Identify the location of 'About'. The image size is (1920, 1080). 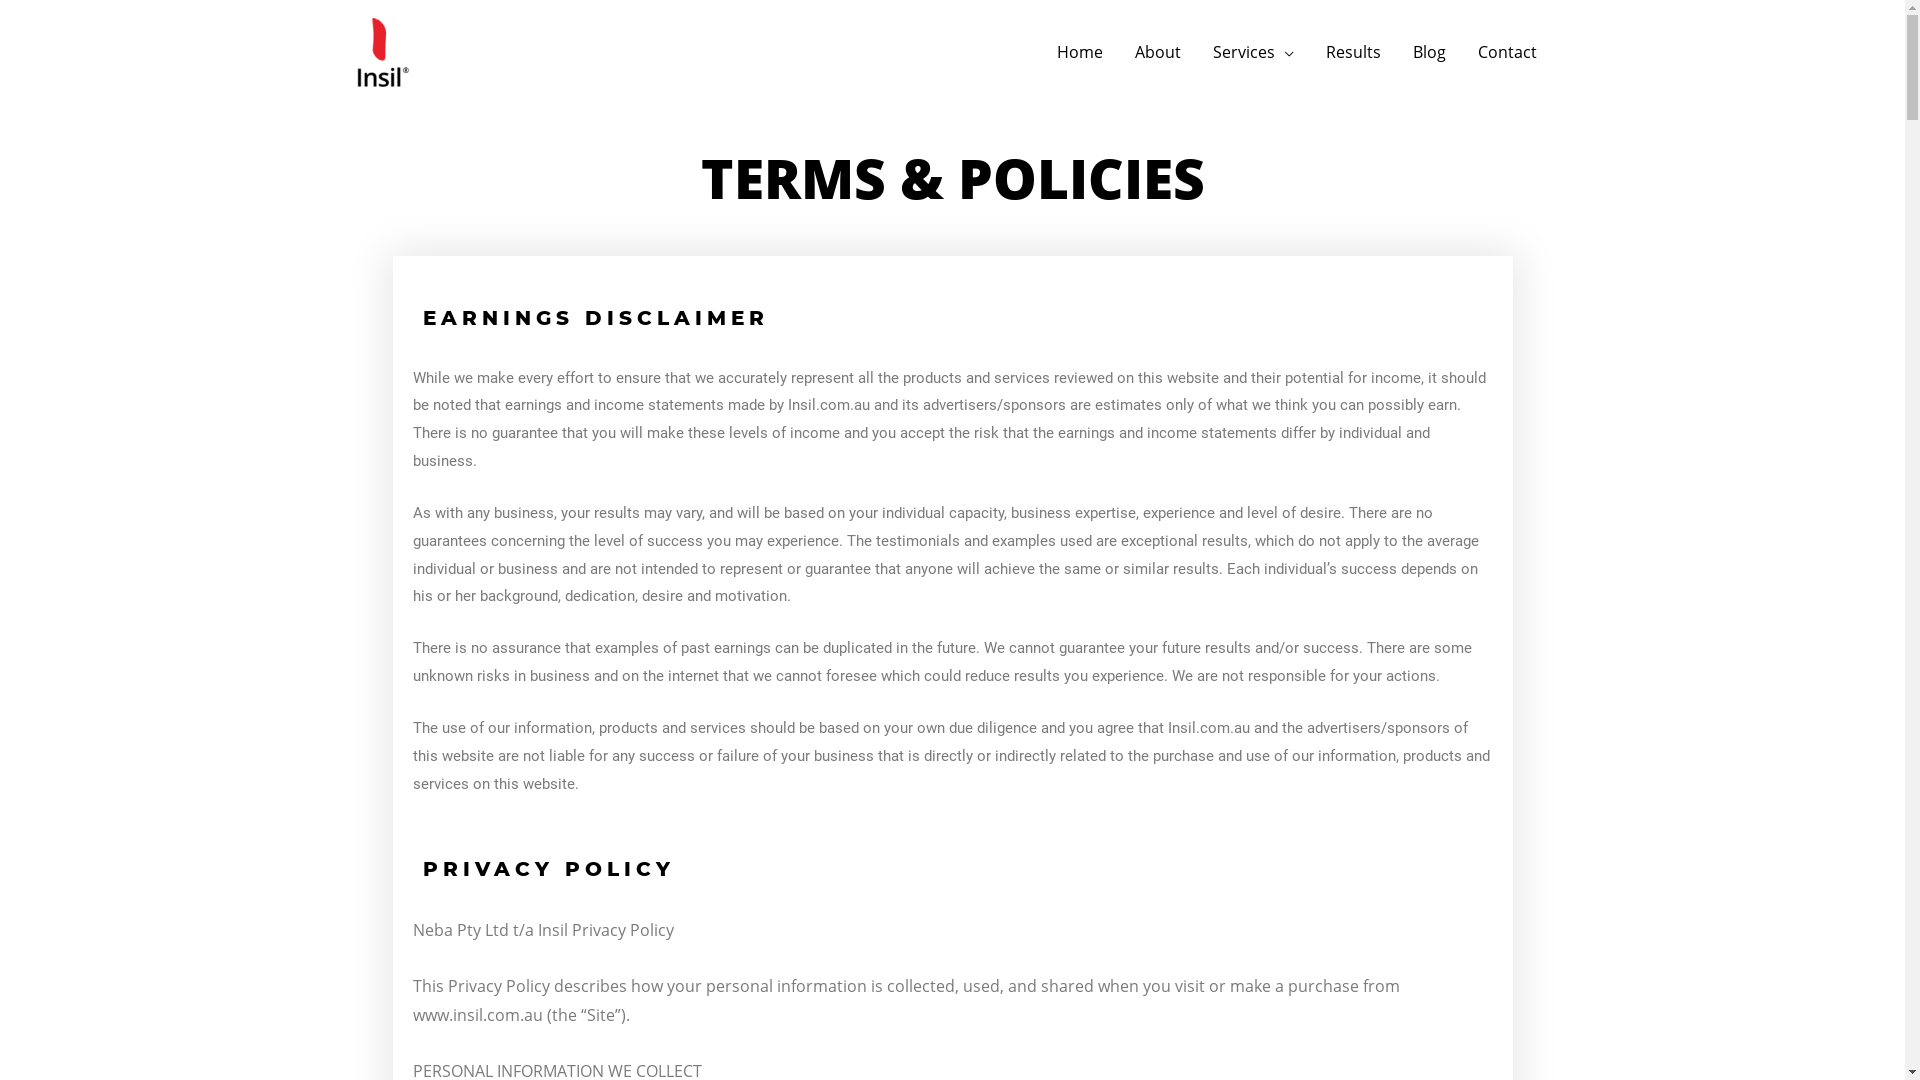
(1117, 50).